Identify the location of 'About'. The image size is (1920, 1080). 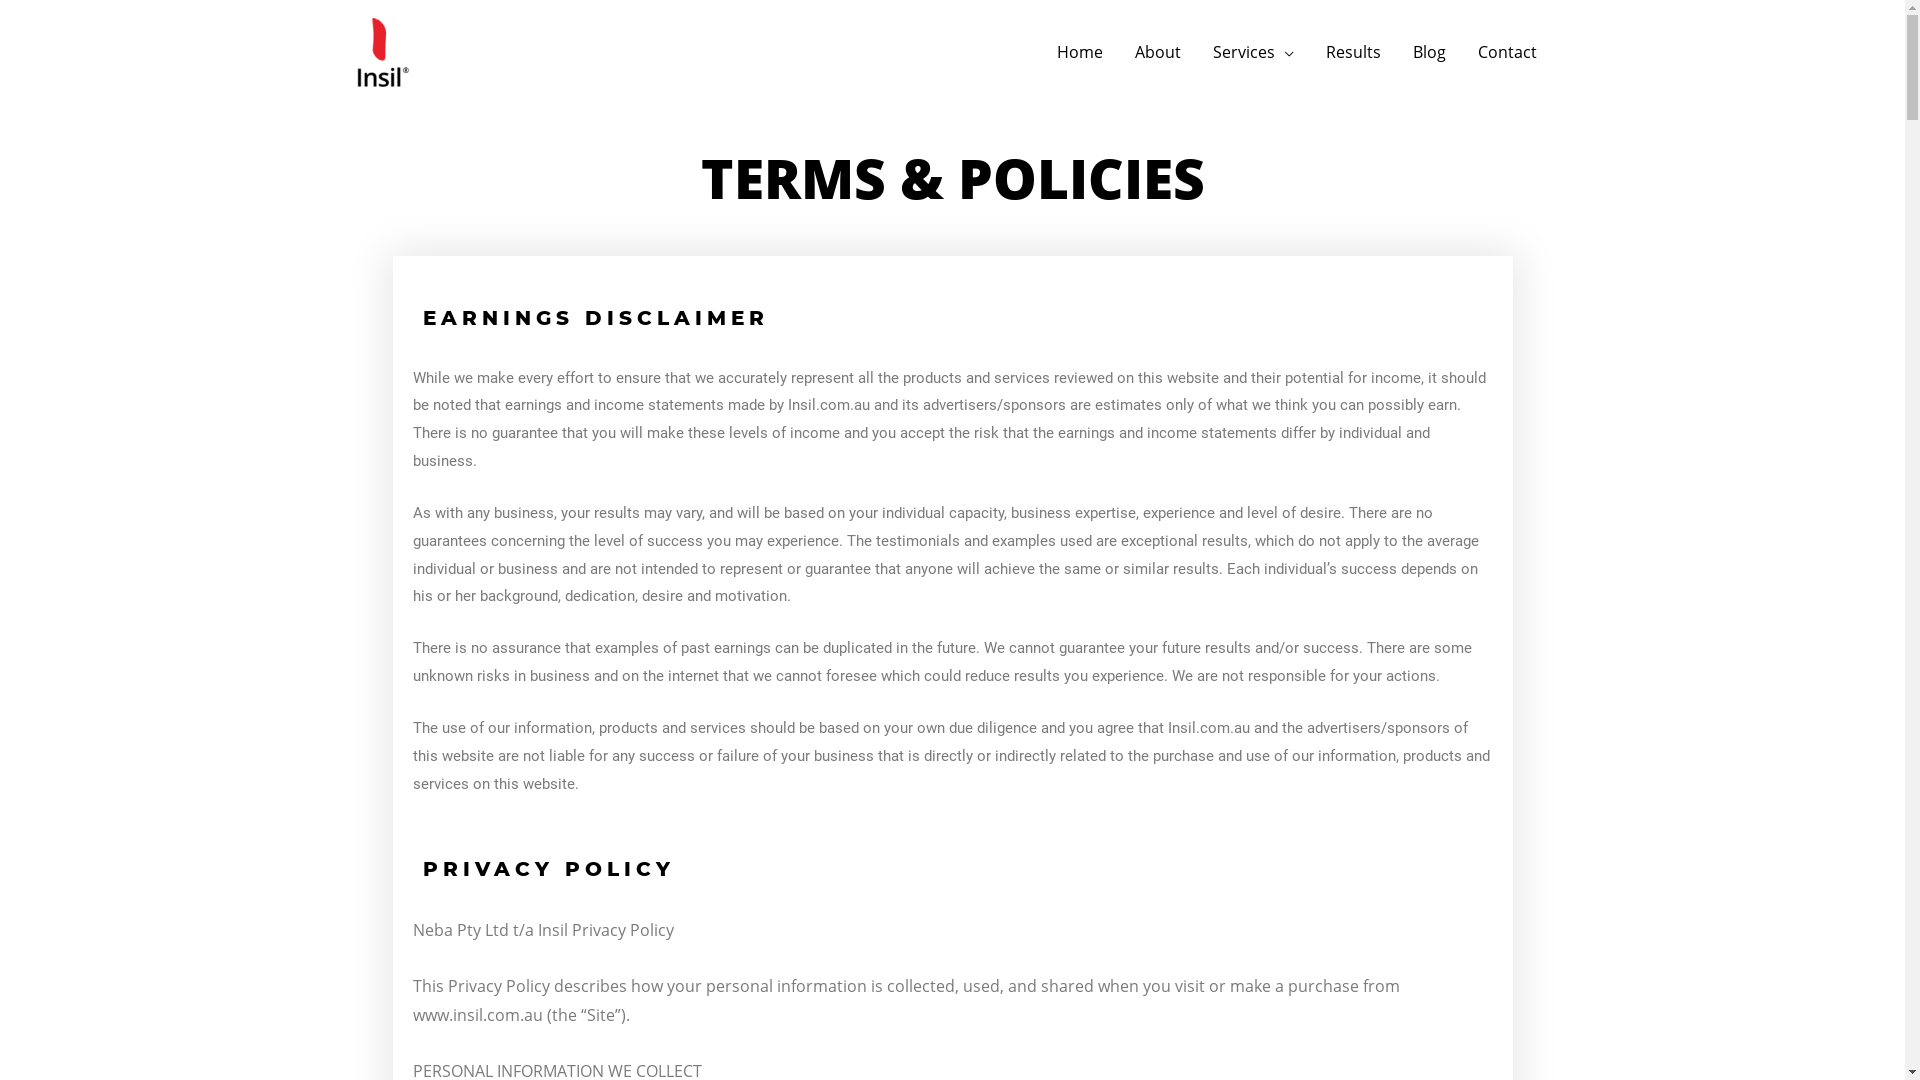
(1117, 50).